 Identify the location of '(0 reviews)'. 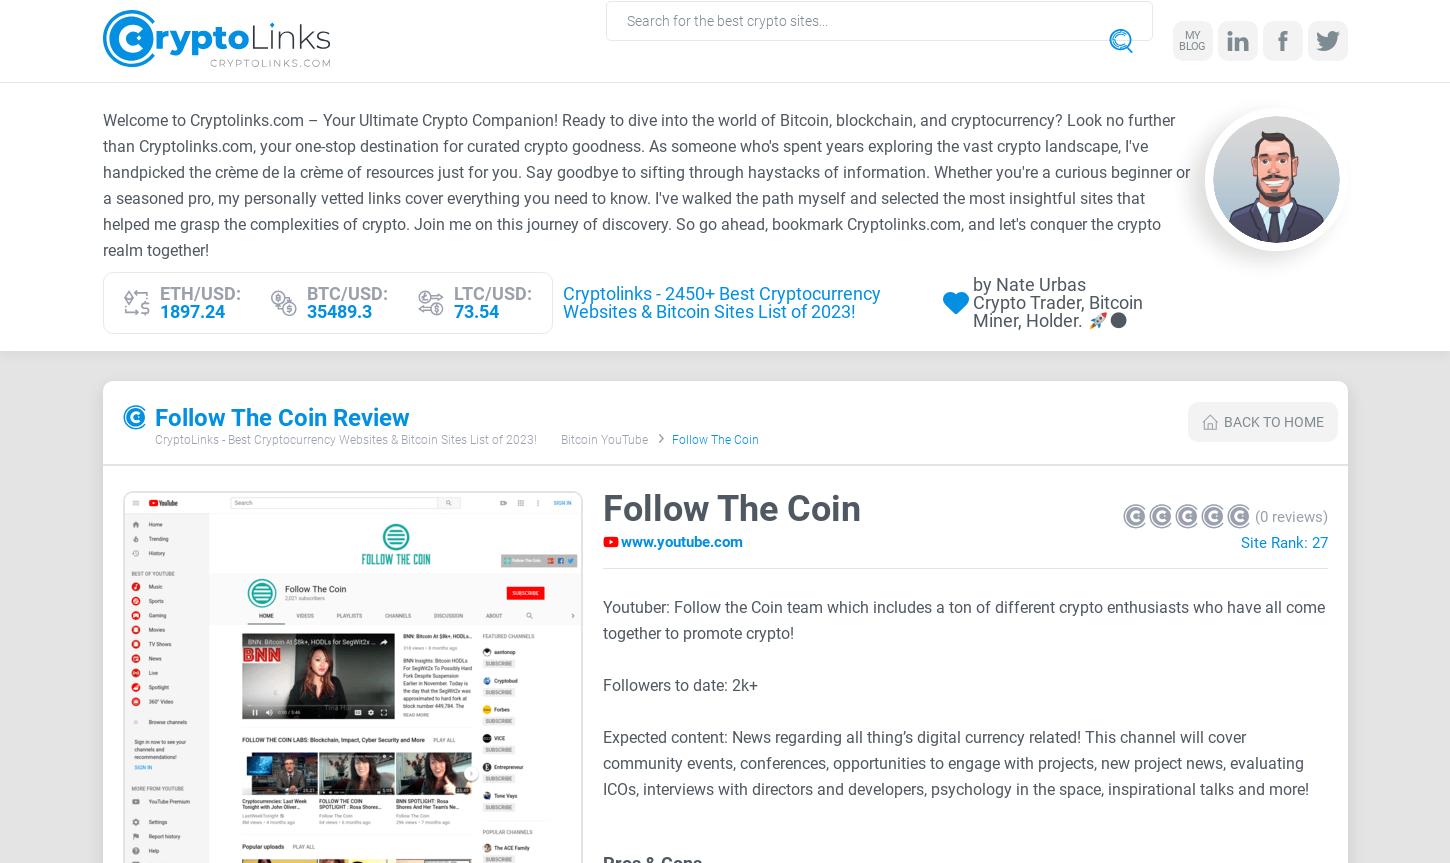
(1253, 514).